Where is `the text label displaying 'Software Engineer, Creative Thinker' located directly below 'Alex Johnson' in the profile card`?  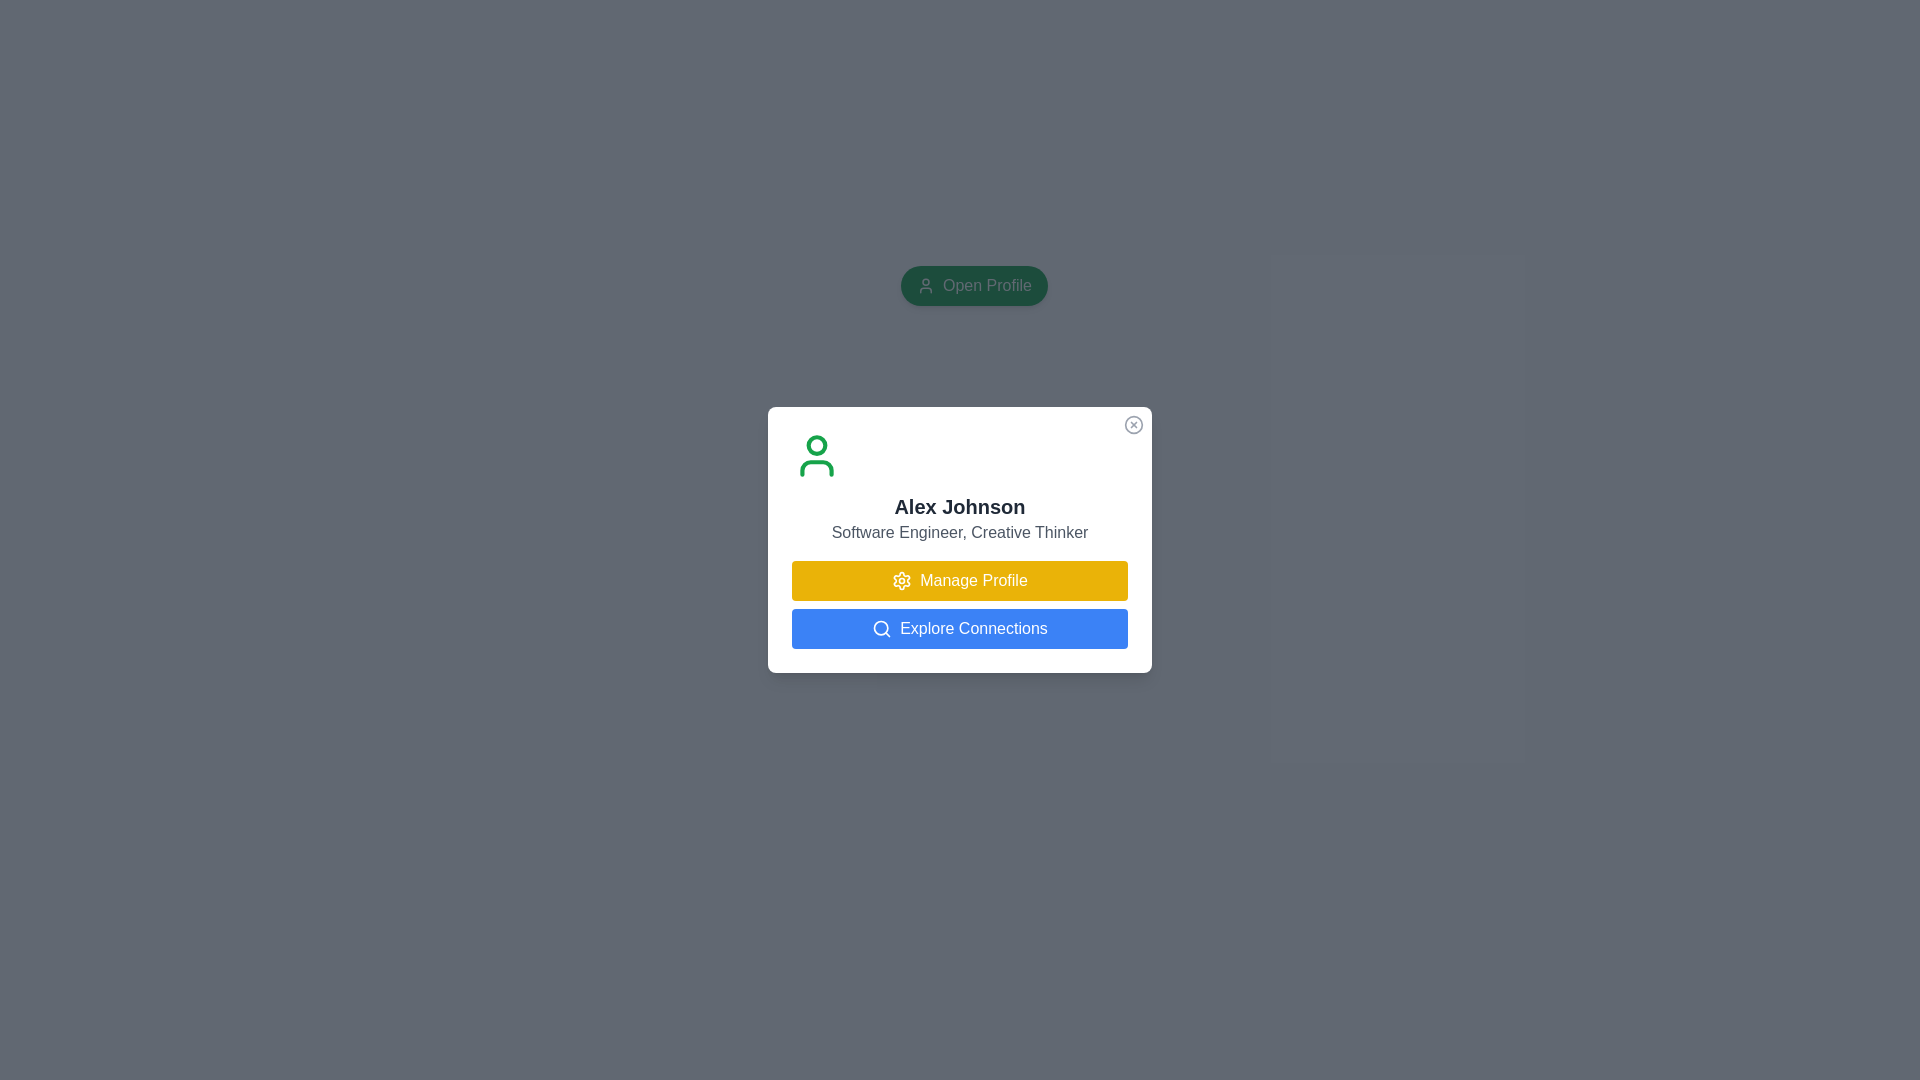
the text label displaying 'Software Engineer, Creative Thinker' located directly below 'Alex Johnson' in the profile card is located at coordinates (960, 531).